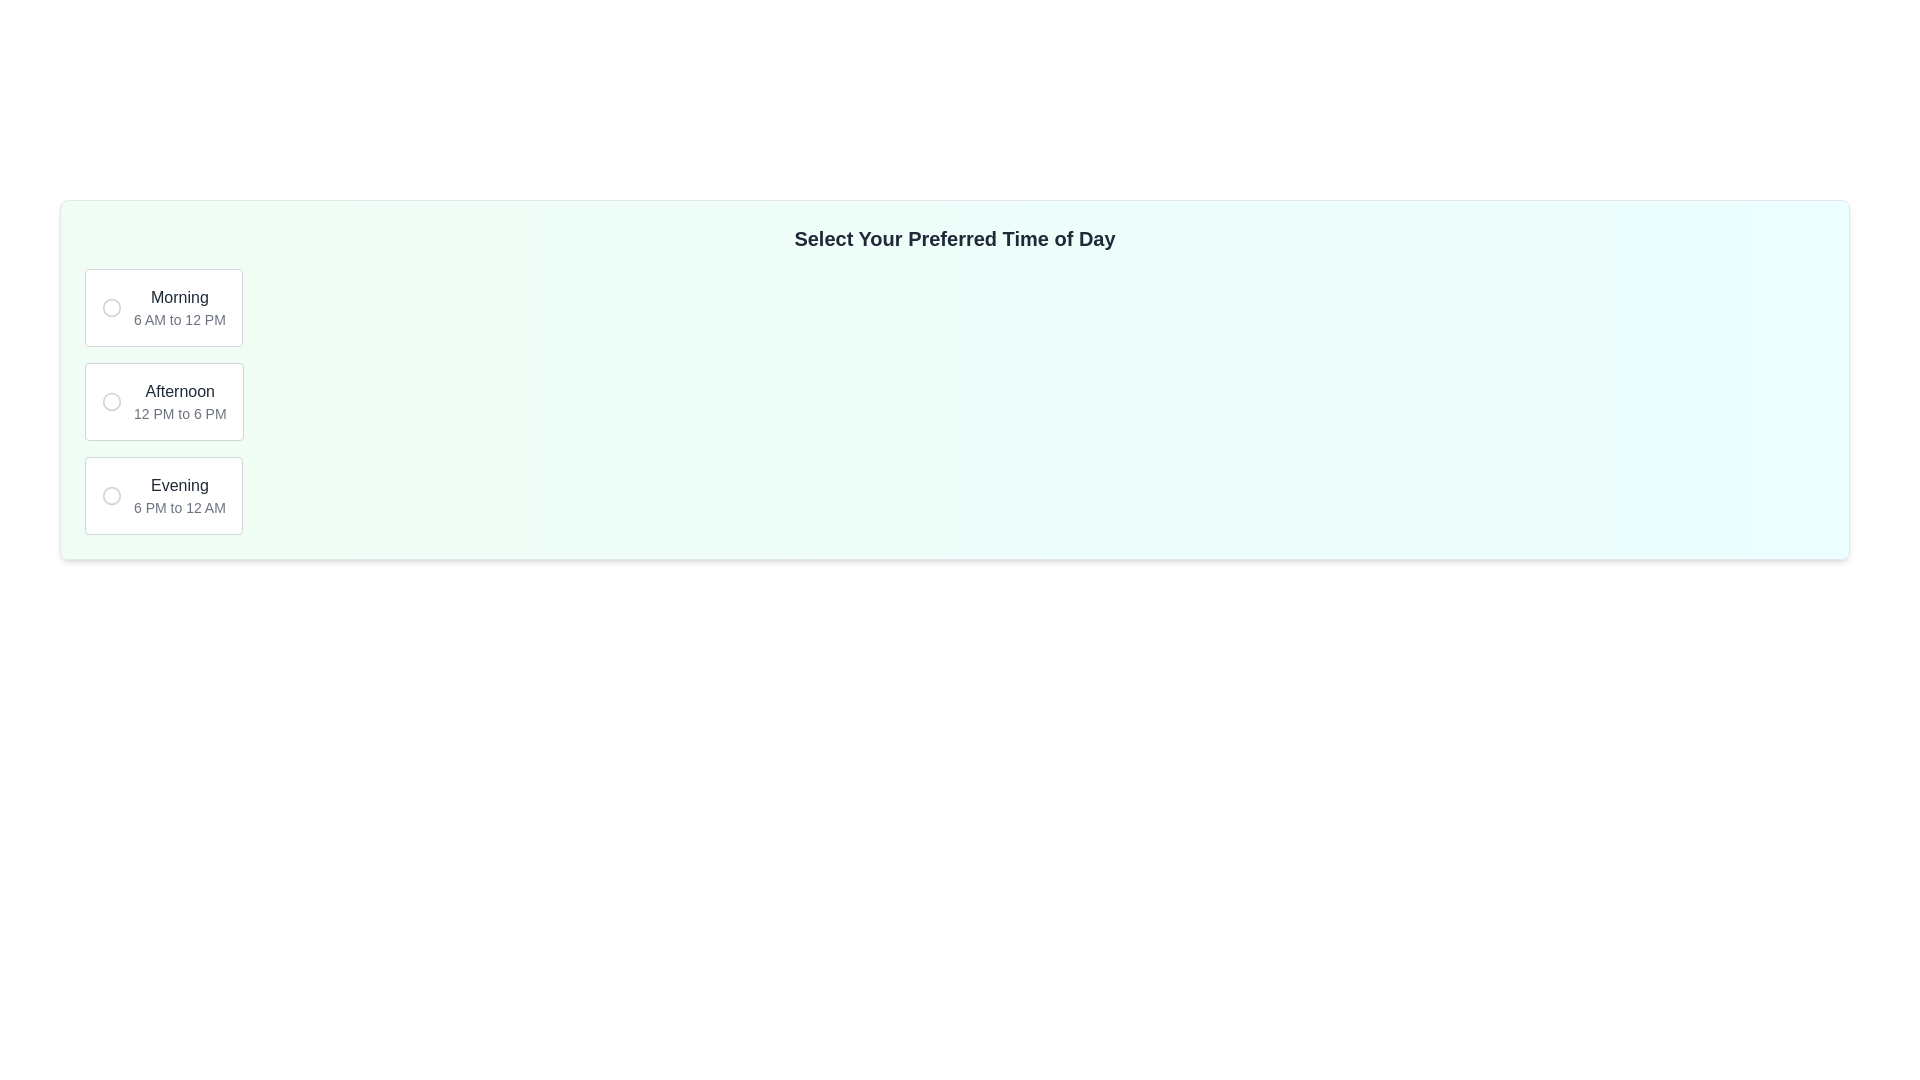  What do you see at coordinates (179, 495) in the screenshot?
I see `the selectable list item labeled 'Evening'` at bounding box center [179, 495].